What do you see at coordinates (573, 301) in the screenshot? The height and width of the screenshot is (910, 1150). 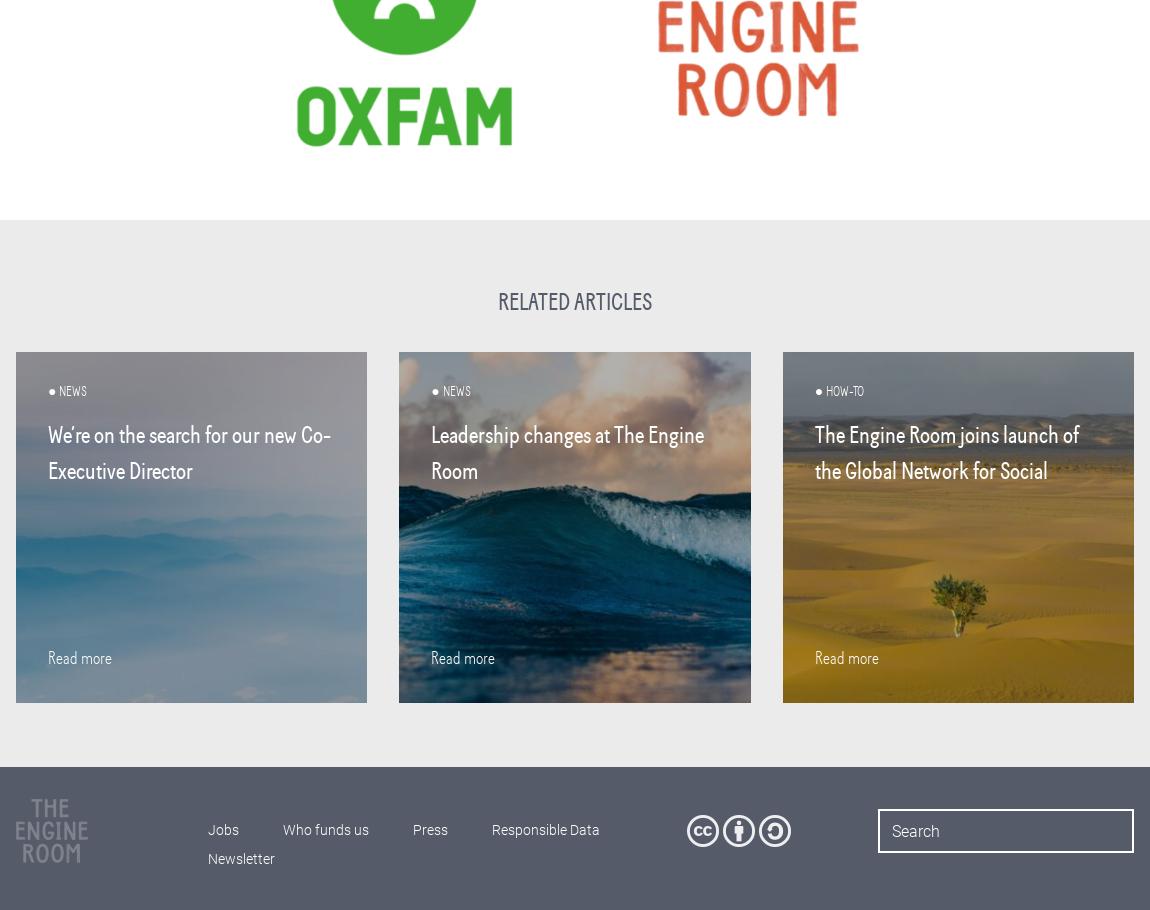 I see `'Related articles'` at bounding box center [573, 301].